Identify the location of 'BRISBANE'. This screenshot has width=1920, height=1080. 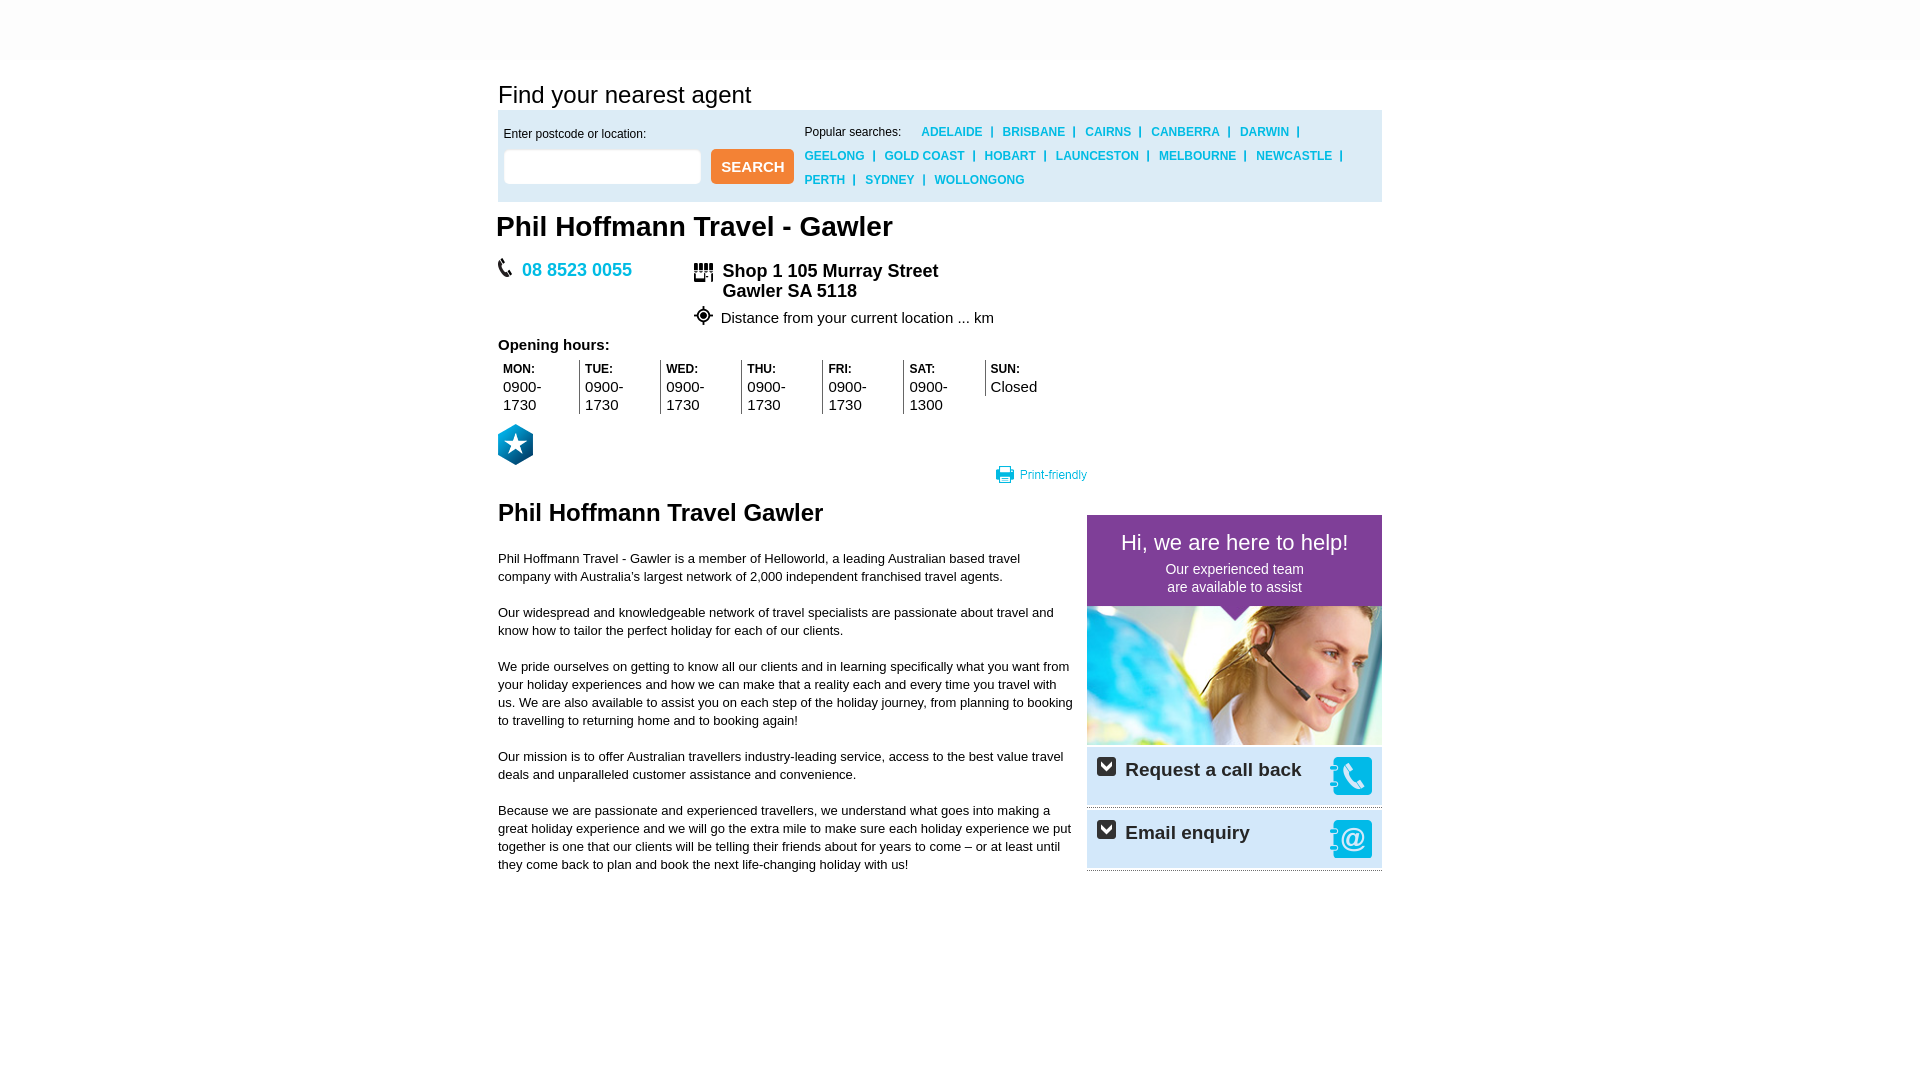
(1034, 131).